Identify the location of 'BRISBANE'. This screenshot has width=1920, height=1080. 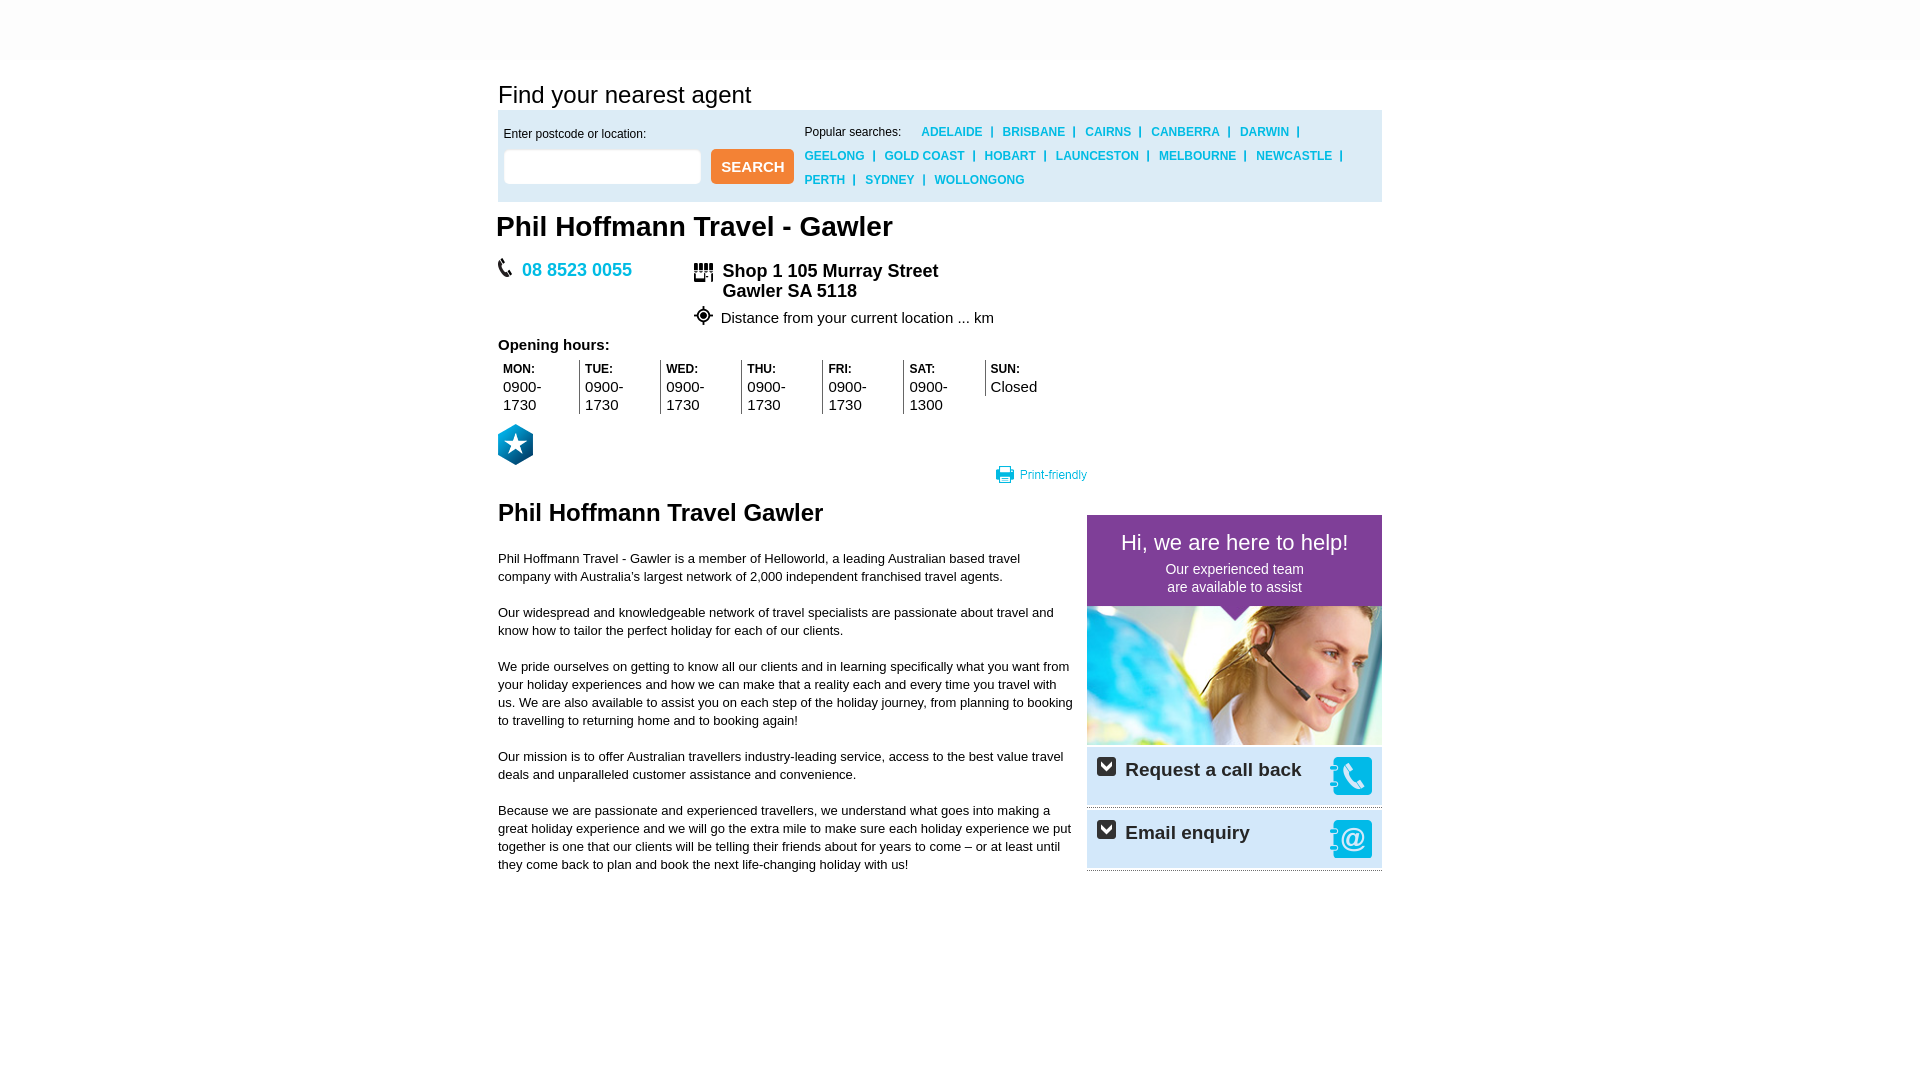
(1034, 131).